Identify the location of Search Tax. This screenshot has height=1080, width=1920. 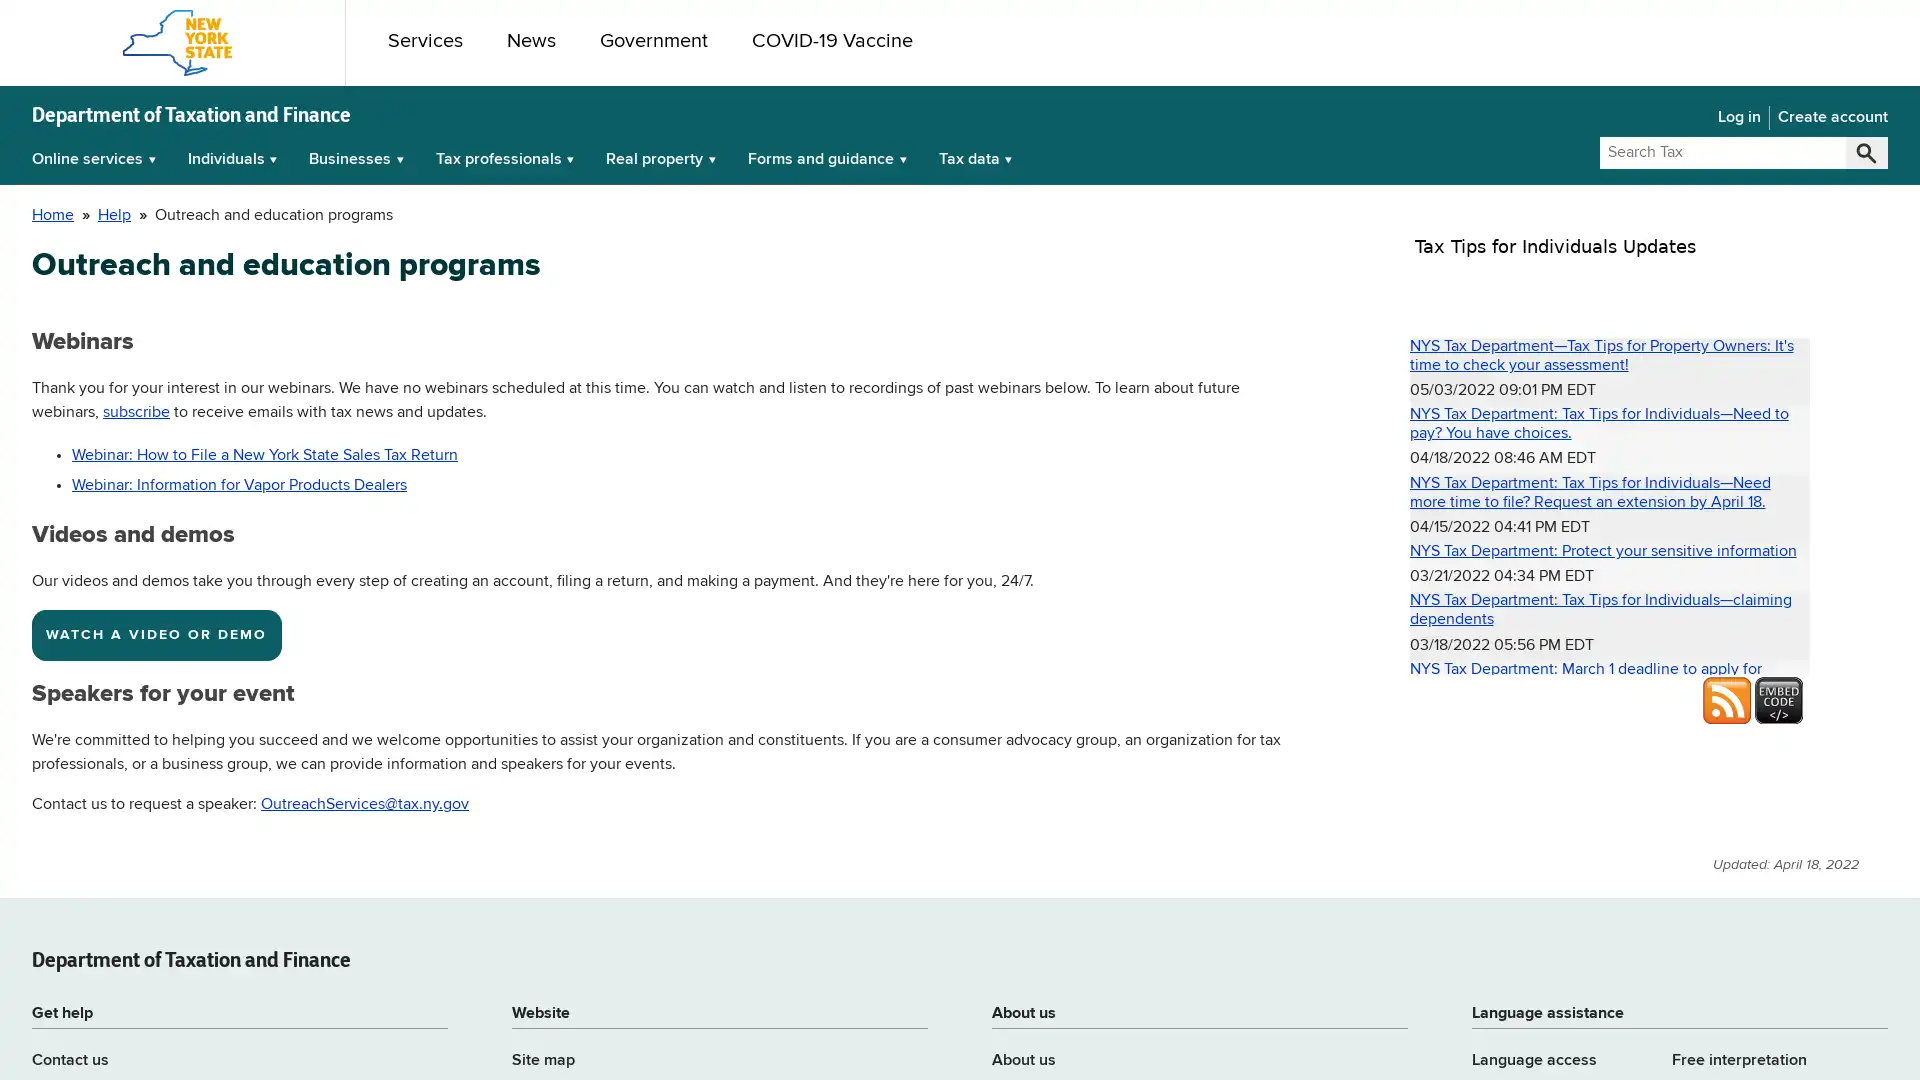
(1865, 152).